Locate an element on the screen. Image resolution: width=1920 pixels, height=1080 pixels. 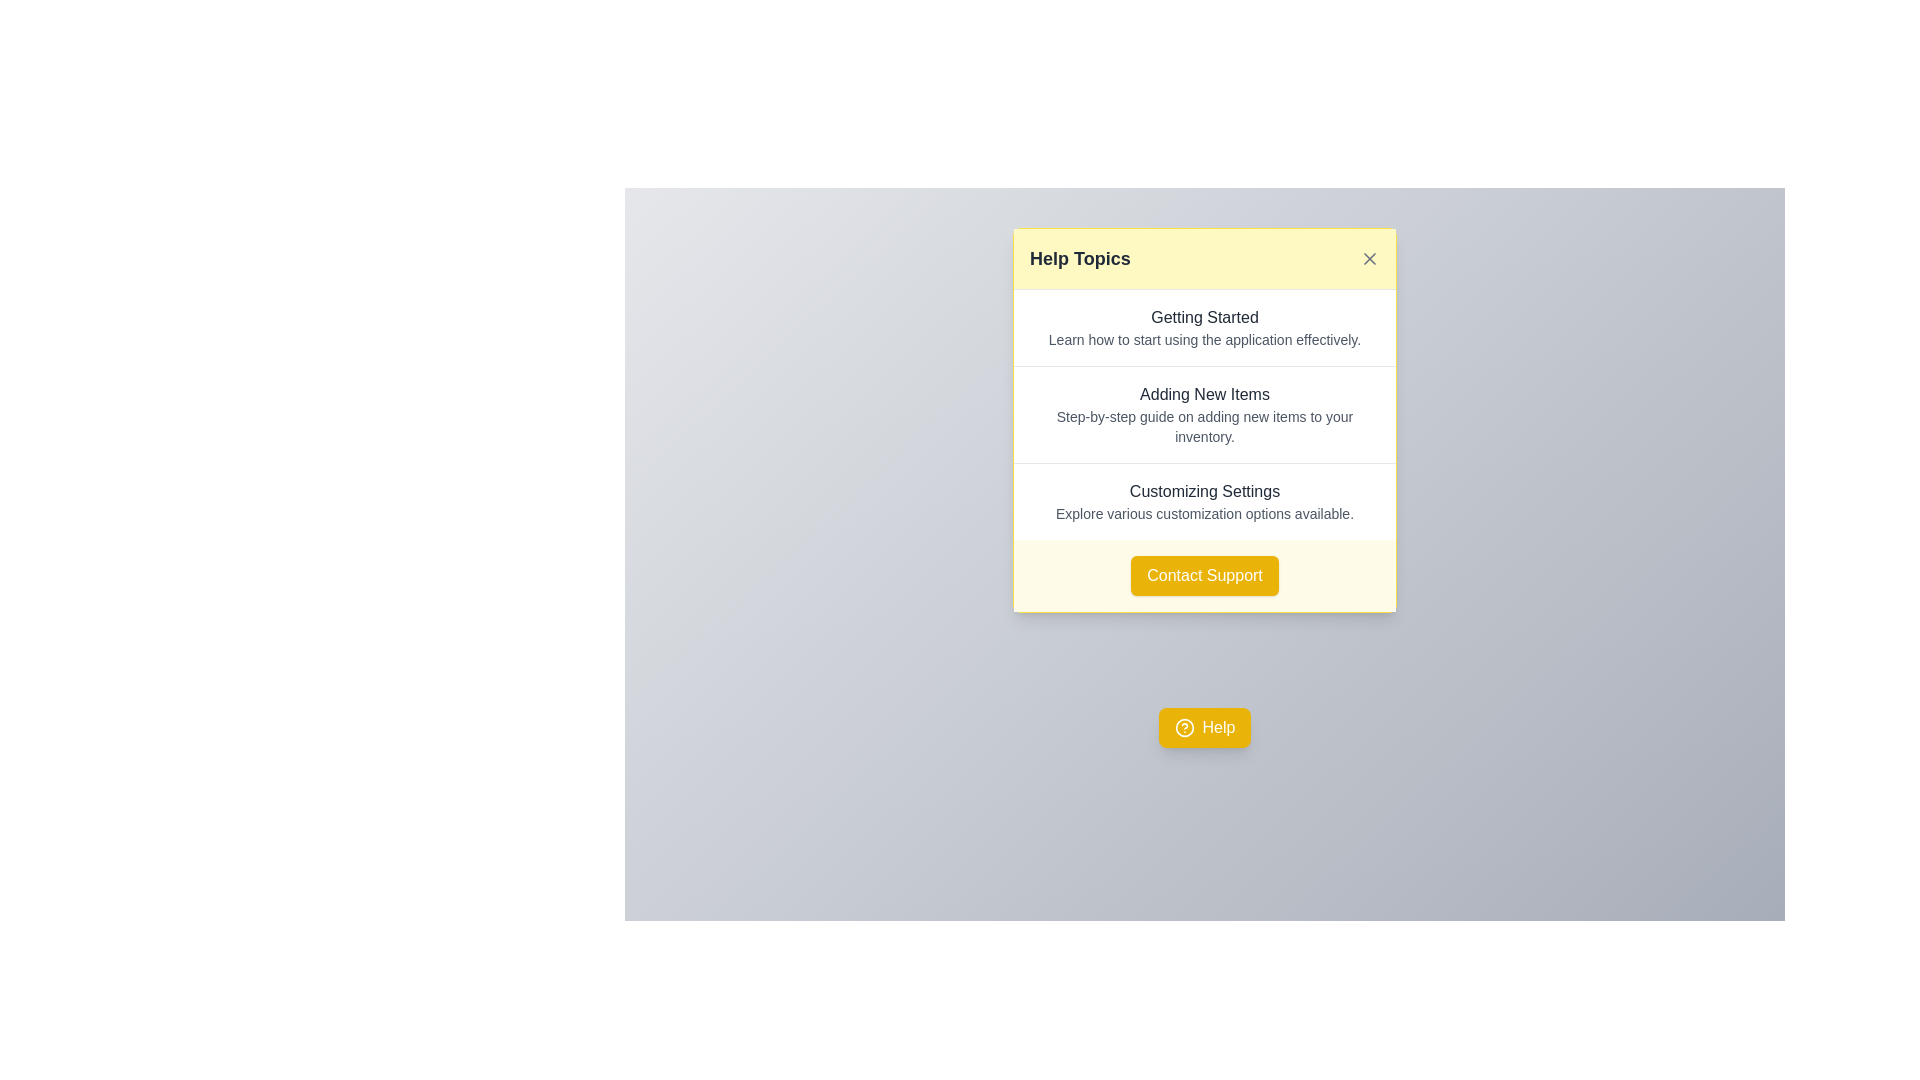
information in the 'Getting Started' section, which contains the header and description about using the application effectively is located at coordinates (1203, 326).